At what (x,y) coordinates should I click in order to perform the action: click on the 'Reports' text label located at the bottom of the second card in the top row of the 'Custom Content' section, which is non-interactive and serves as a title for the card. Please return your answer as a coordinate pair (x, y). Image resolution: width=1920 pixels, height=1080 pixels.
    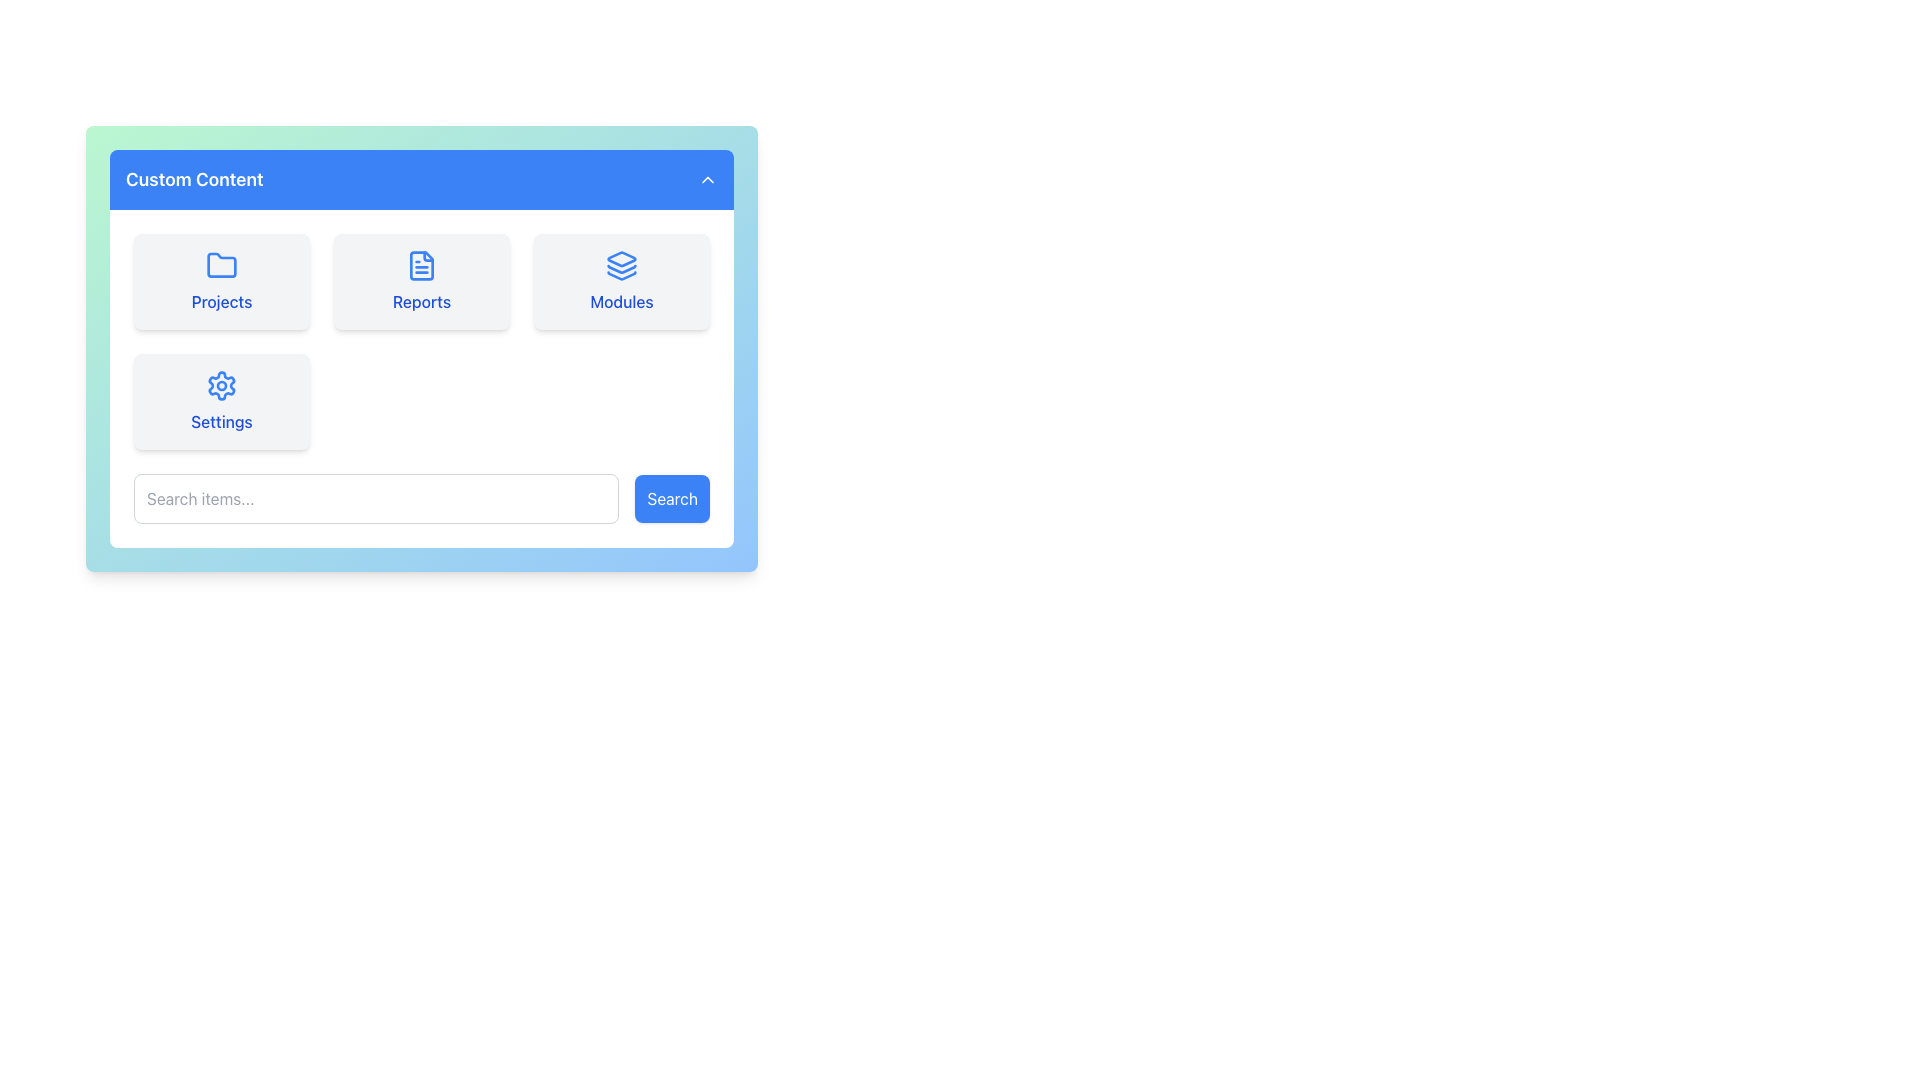
    Looking at the image, I should click on (421, 301).